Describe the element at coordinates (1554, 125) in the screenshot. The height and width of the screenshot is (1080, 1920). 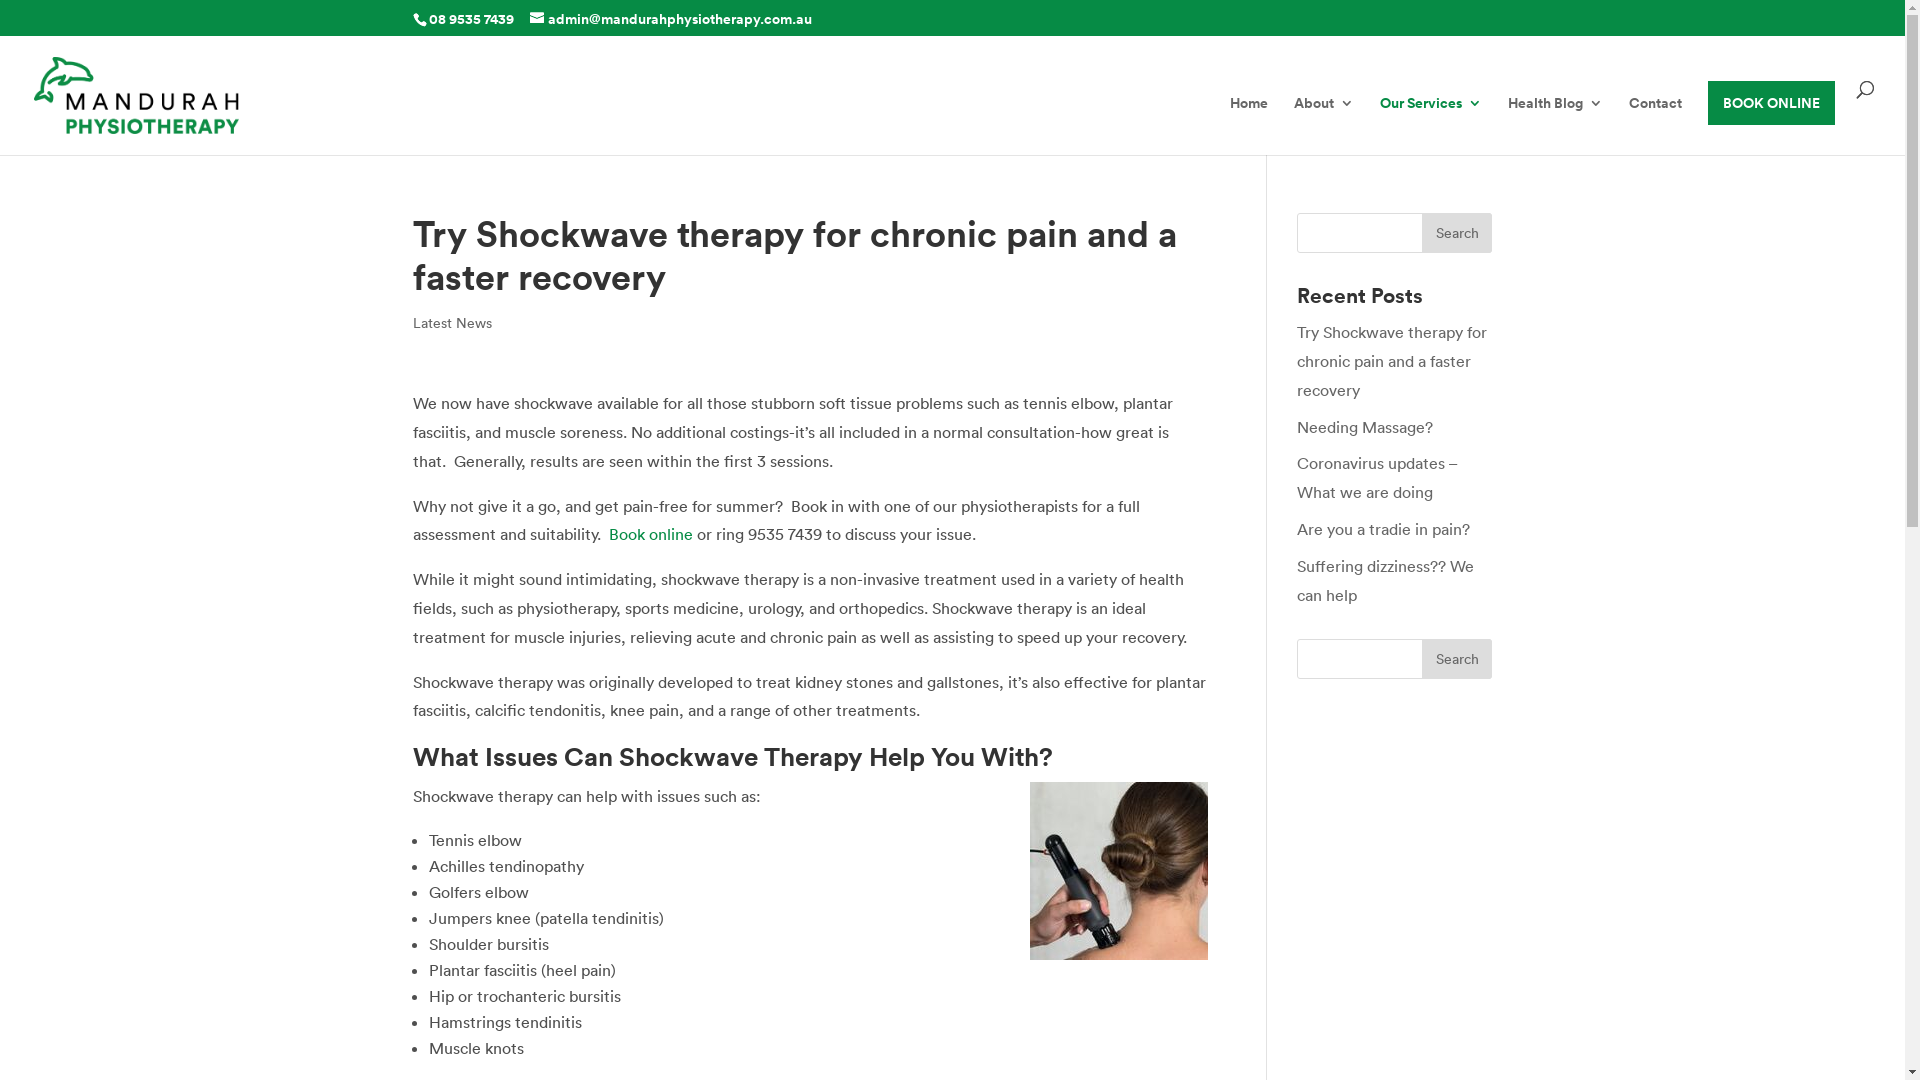
I see `'Health Blog'` at that location.